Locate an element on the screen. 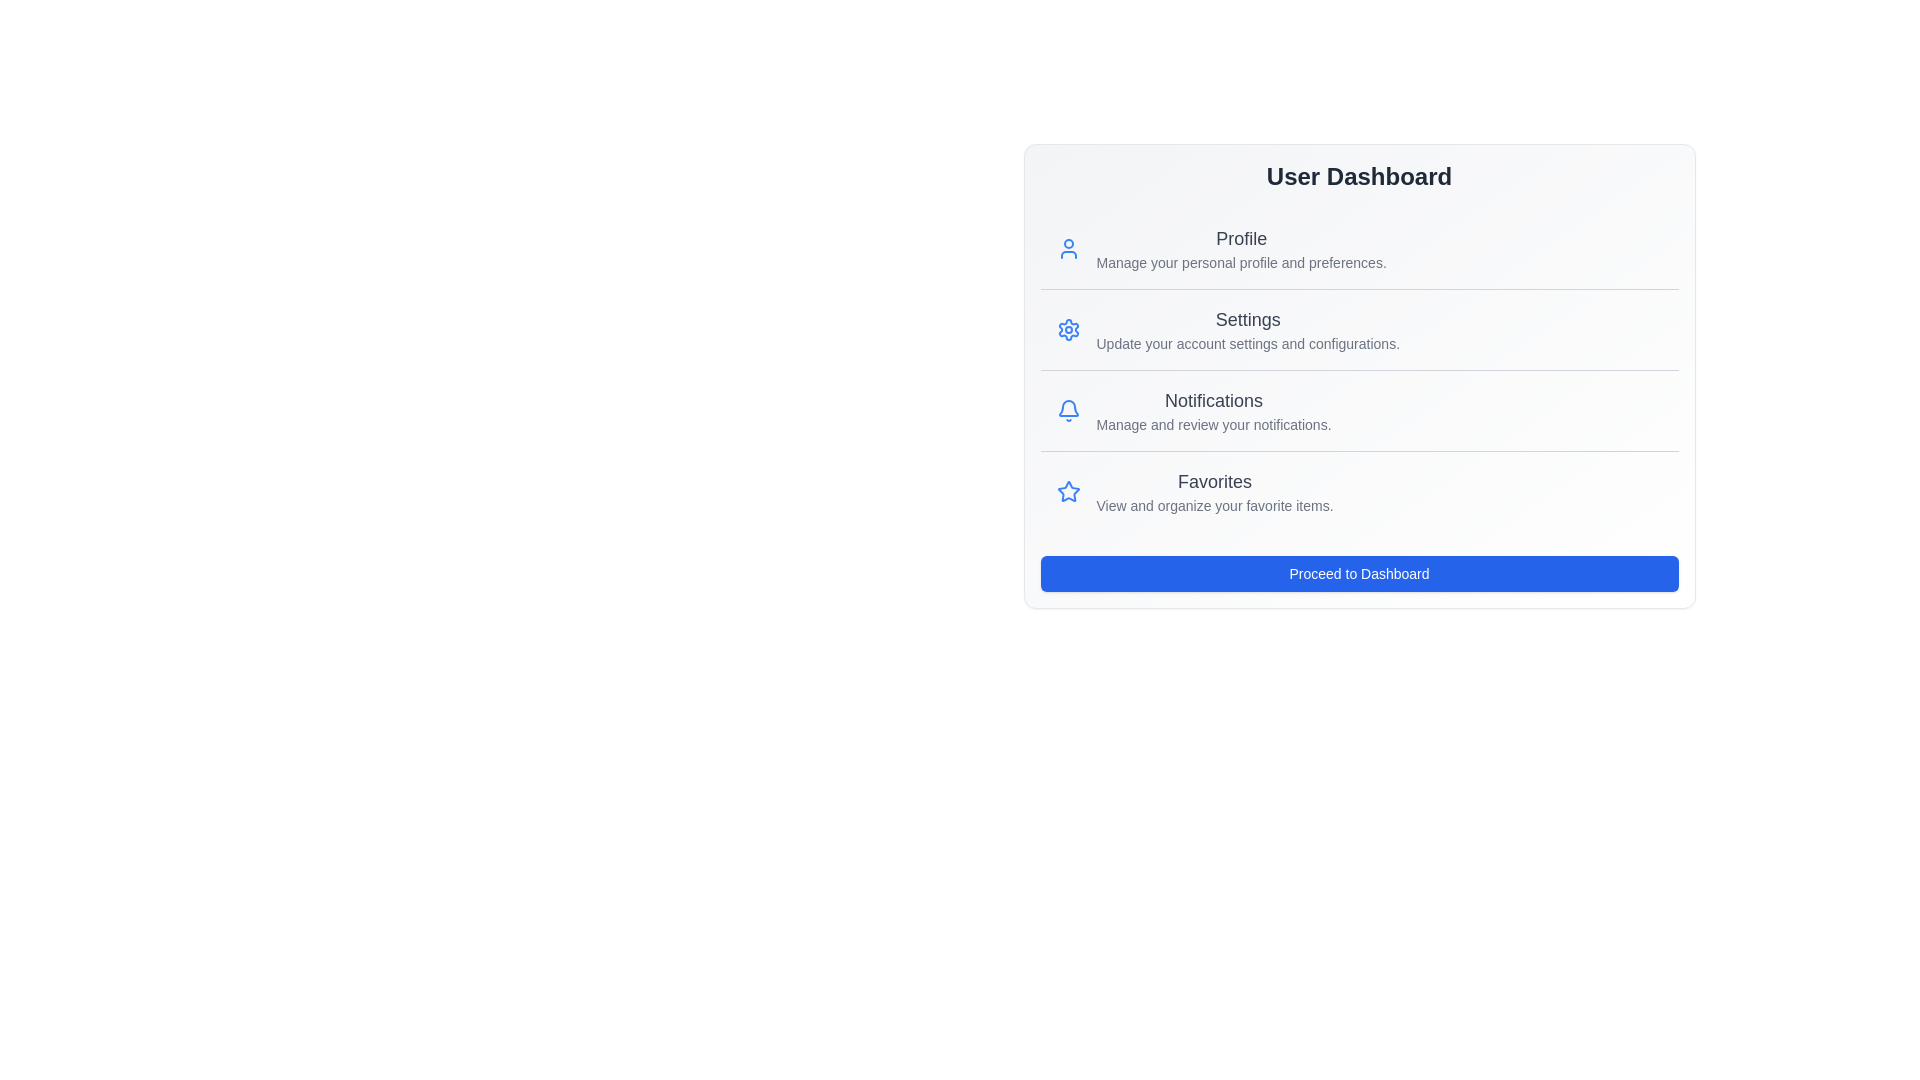  the 'Notifications' text label element, which is styled with a larger font size and medium font weight, located in the Notifications section of the dashboard is located at coordinates (1213, 401).